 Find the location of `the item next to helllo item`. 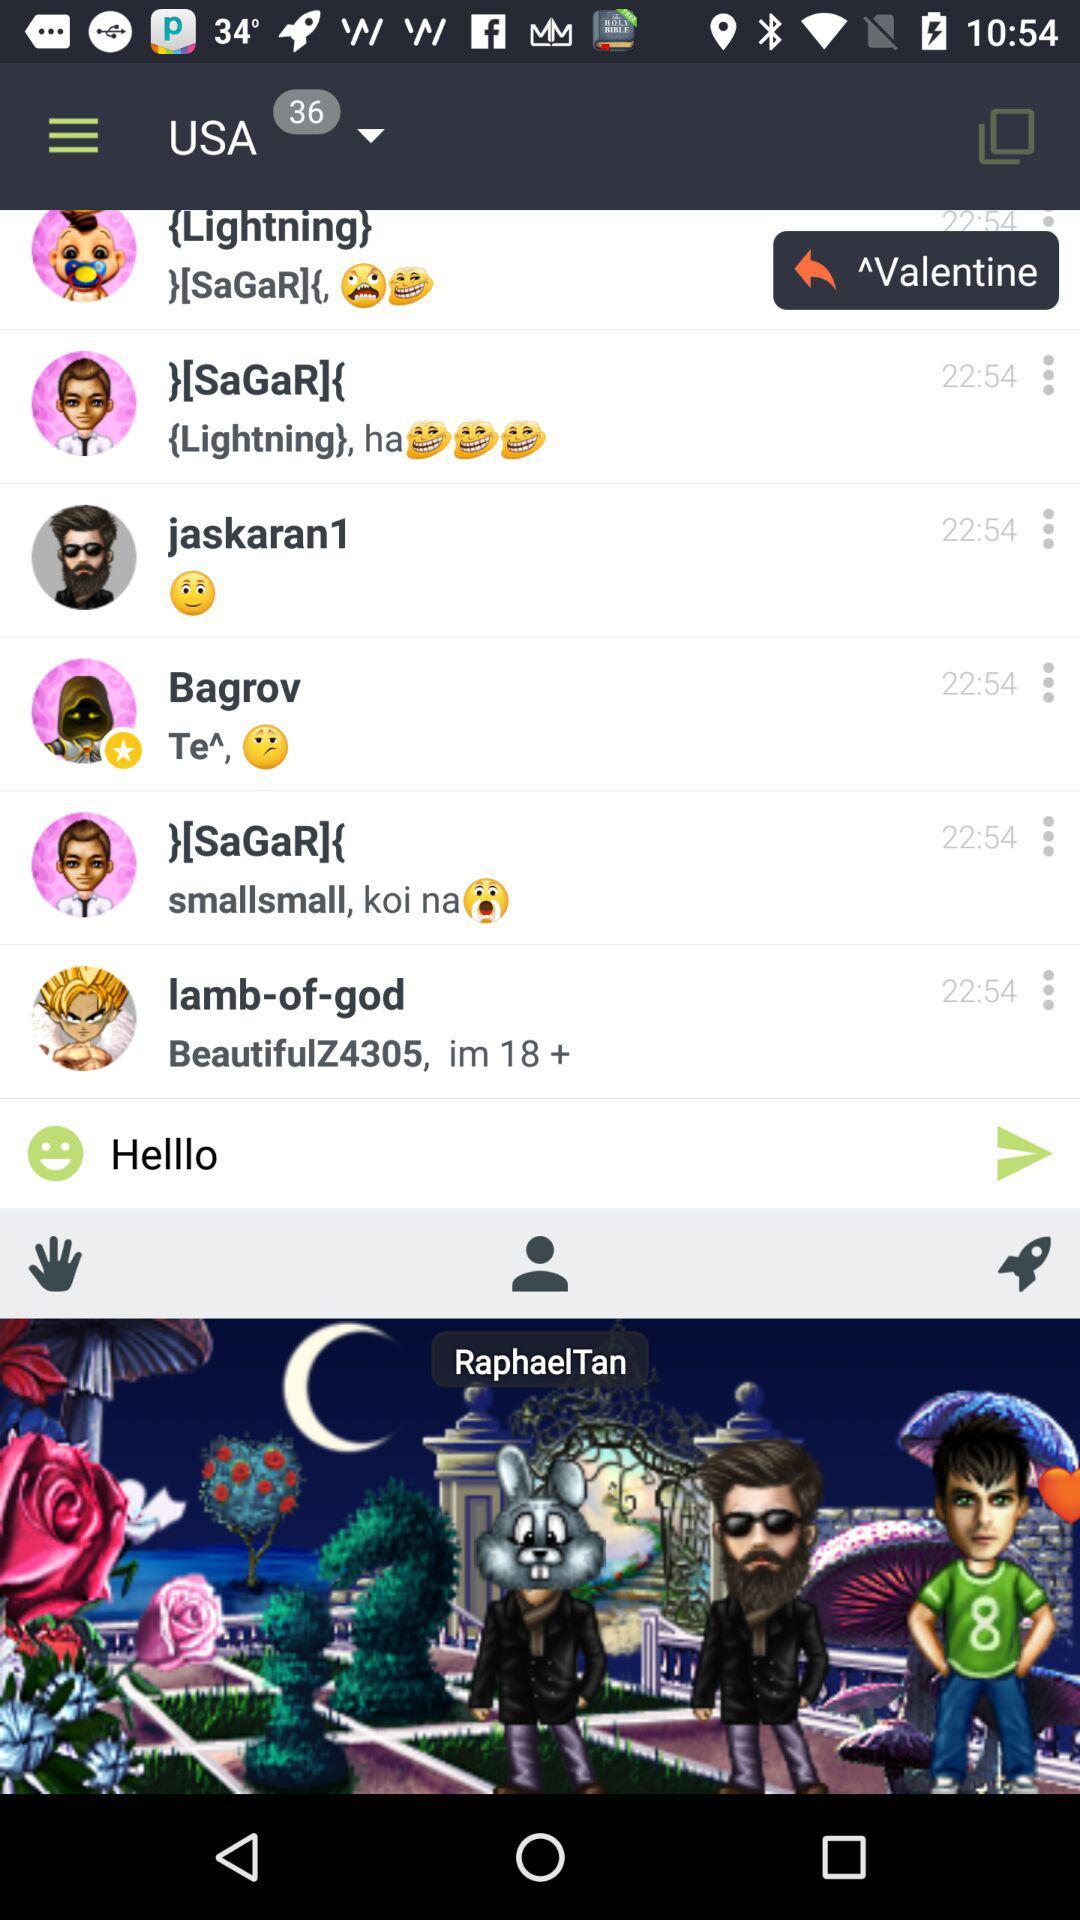

the item next to helllo item is located at coordinates (1024, 1153).